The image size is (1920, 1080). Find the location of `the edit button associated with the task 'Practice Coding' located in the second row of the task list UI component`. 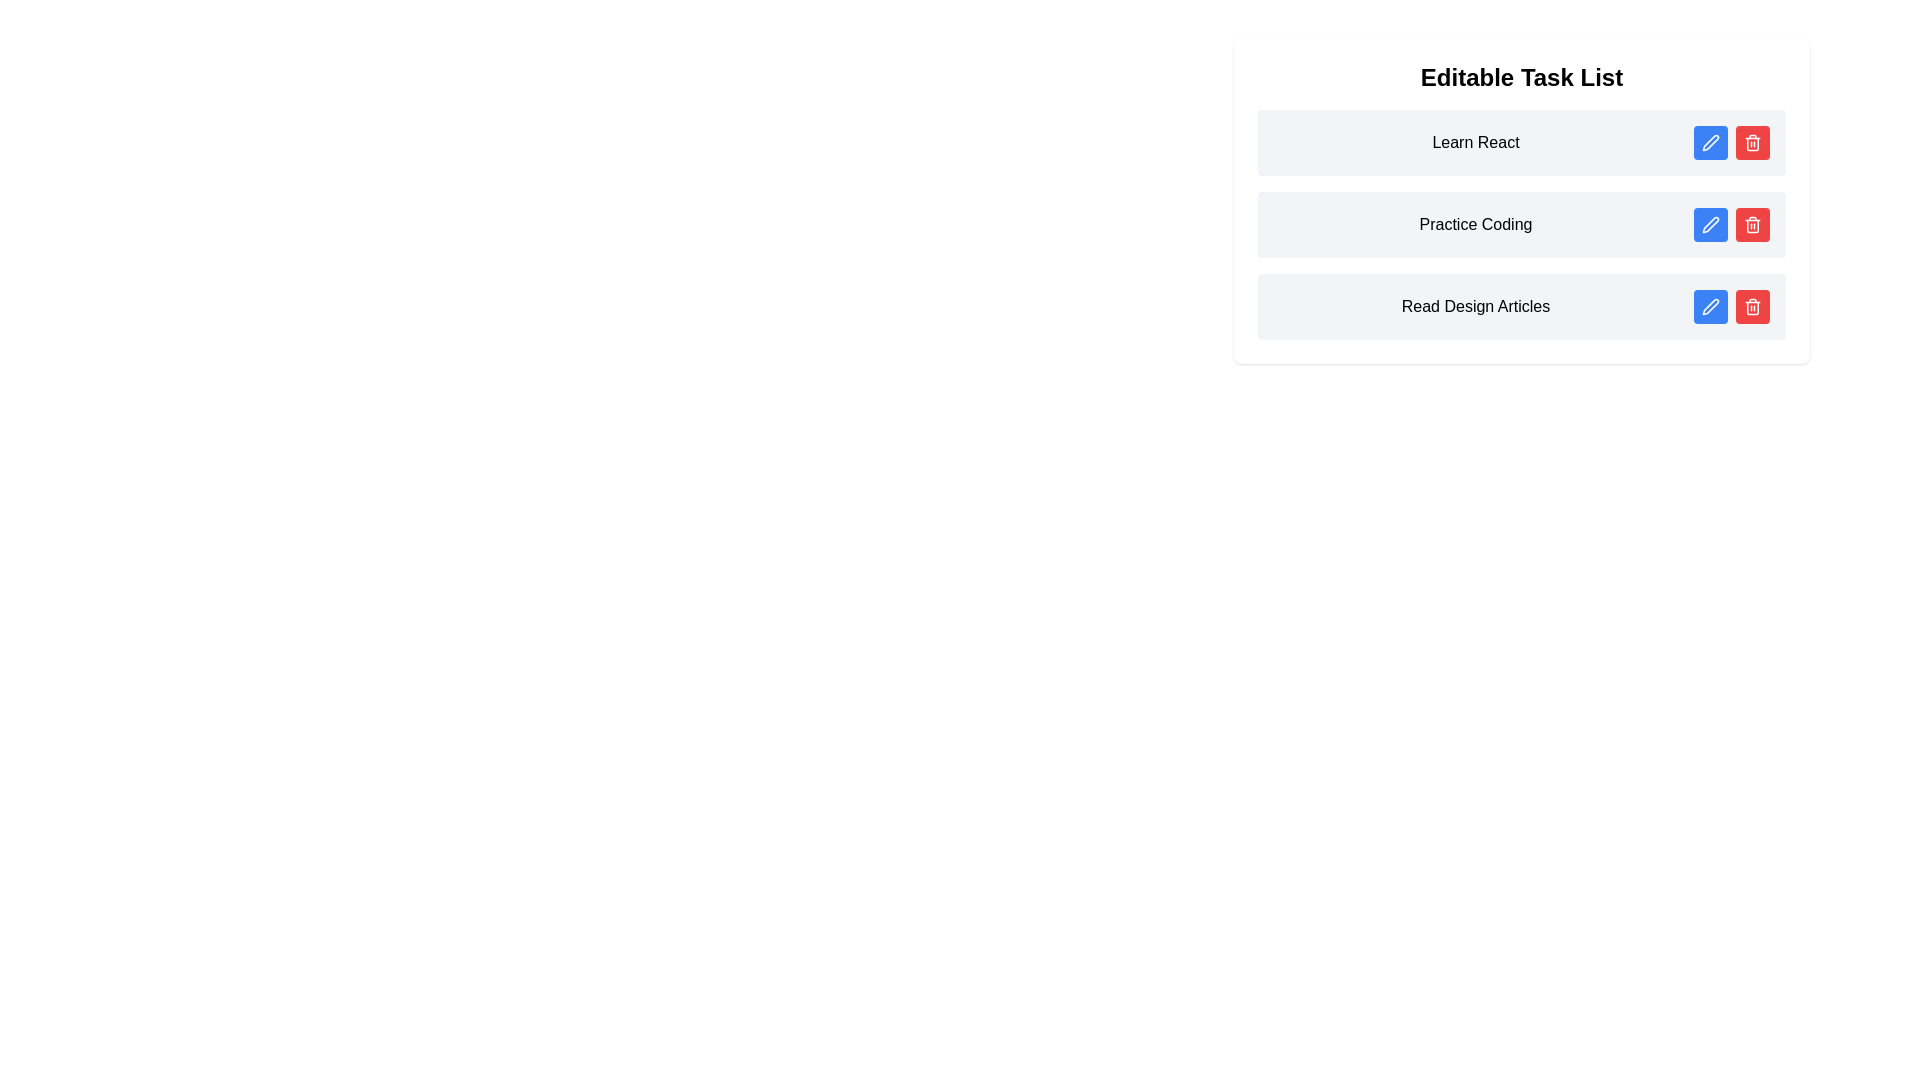

the edit button associated with the task 'Practice Coding' located in the second row of the task list UI component is located at coordinates (1709, 224).